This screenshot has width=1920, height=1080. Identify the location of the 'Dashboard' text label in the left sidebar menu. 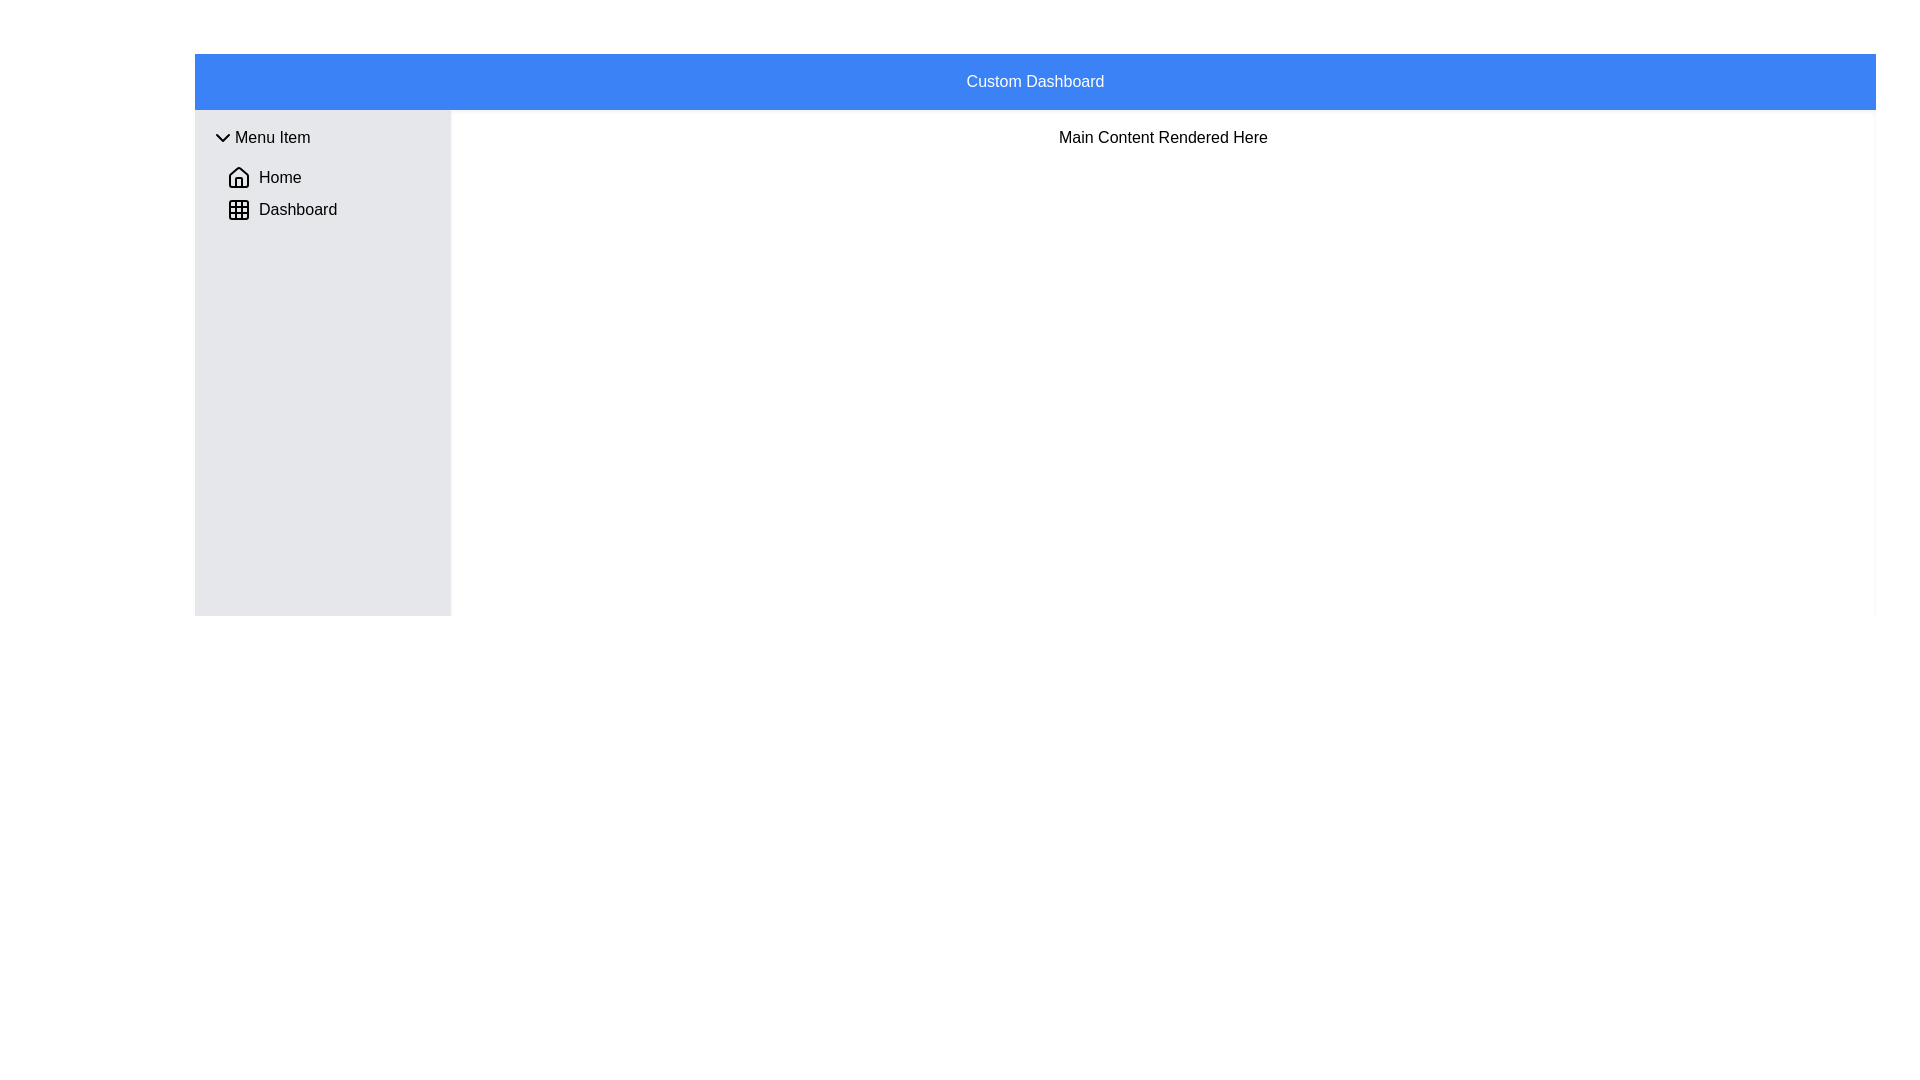
(331, 209).